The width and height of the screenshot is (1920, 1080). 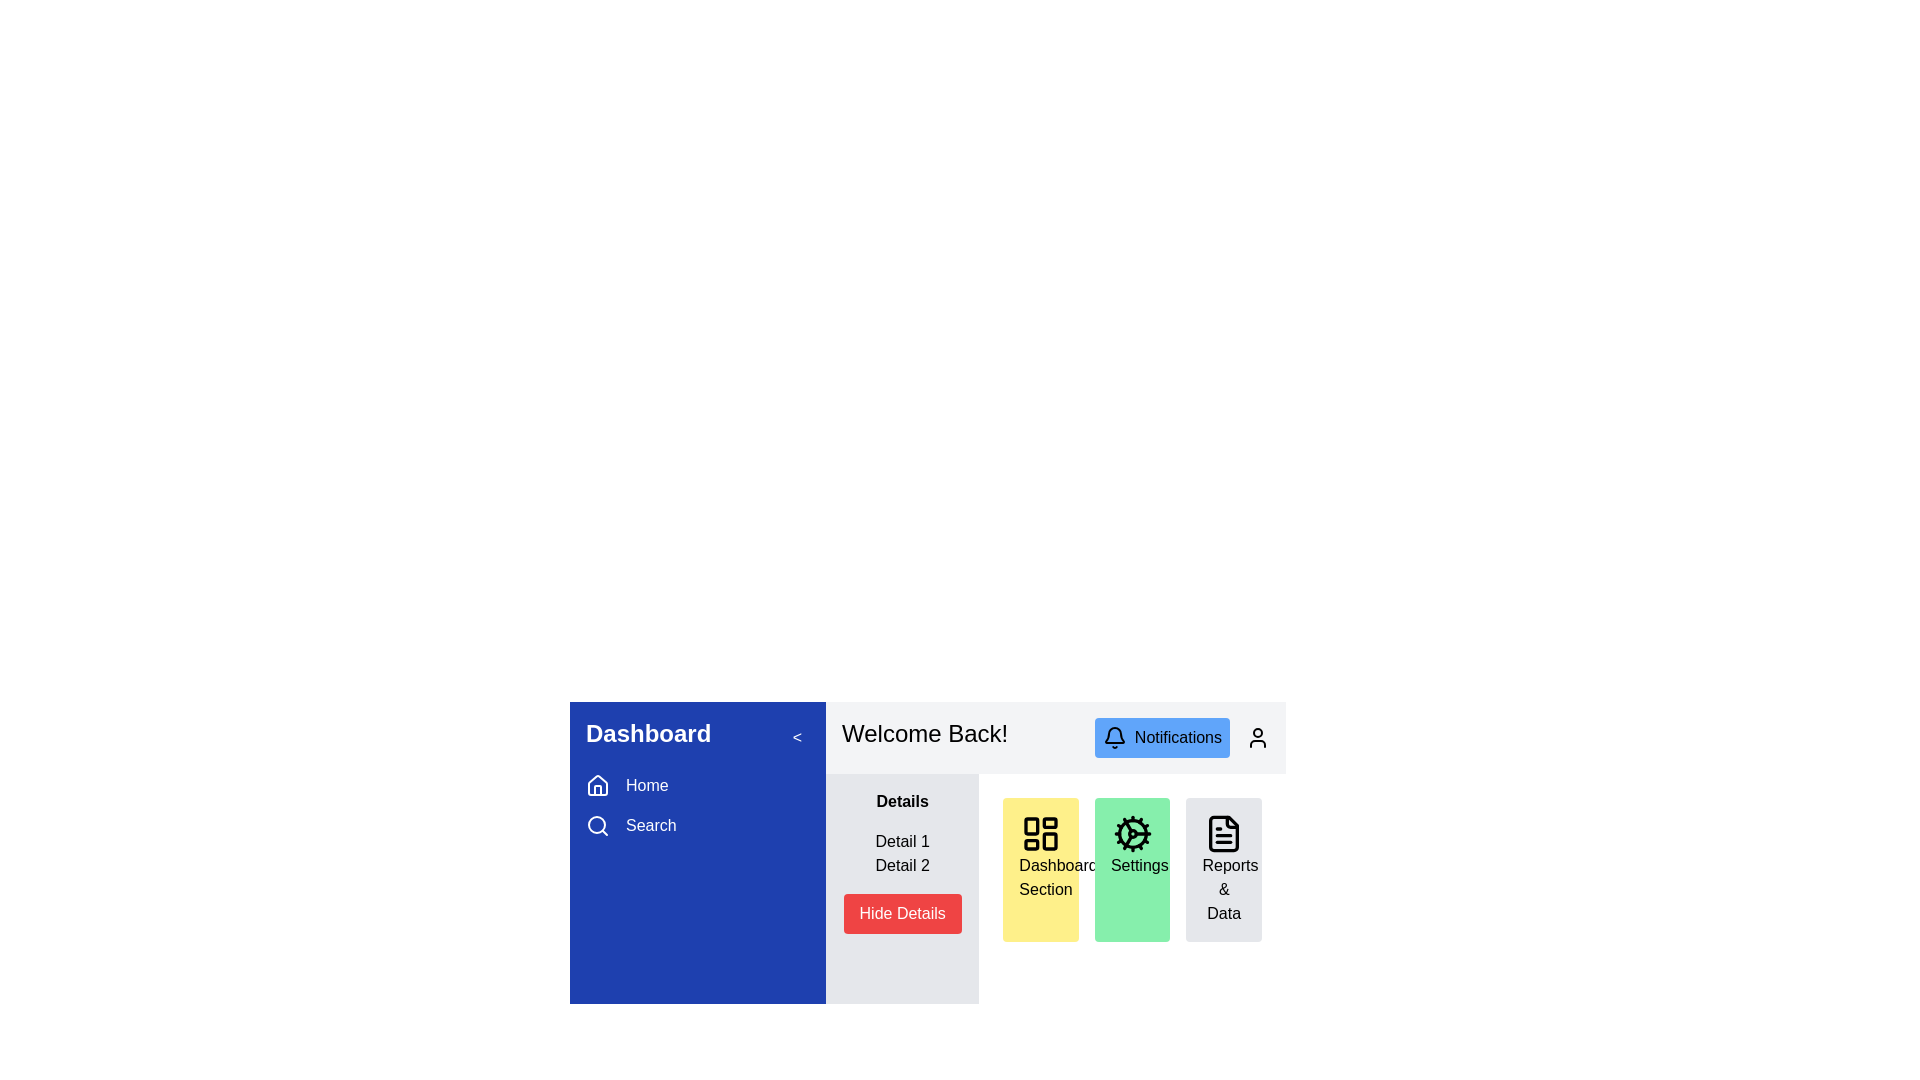 What do you see at coordinates (1223, 833) in the screenshot?
I see `the document icon, which is a minimalist vector graphic with a rectangular outline and three horizontal lines inside, located within the 'Reports & Data' card in the bottom-right corner of the grouped cards under 'Welcome Back!'` at bounding box center [1223, 833].